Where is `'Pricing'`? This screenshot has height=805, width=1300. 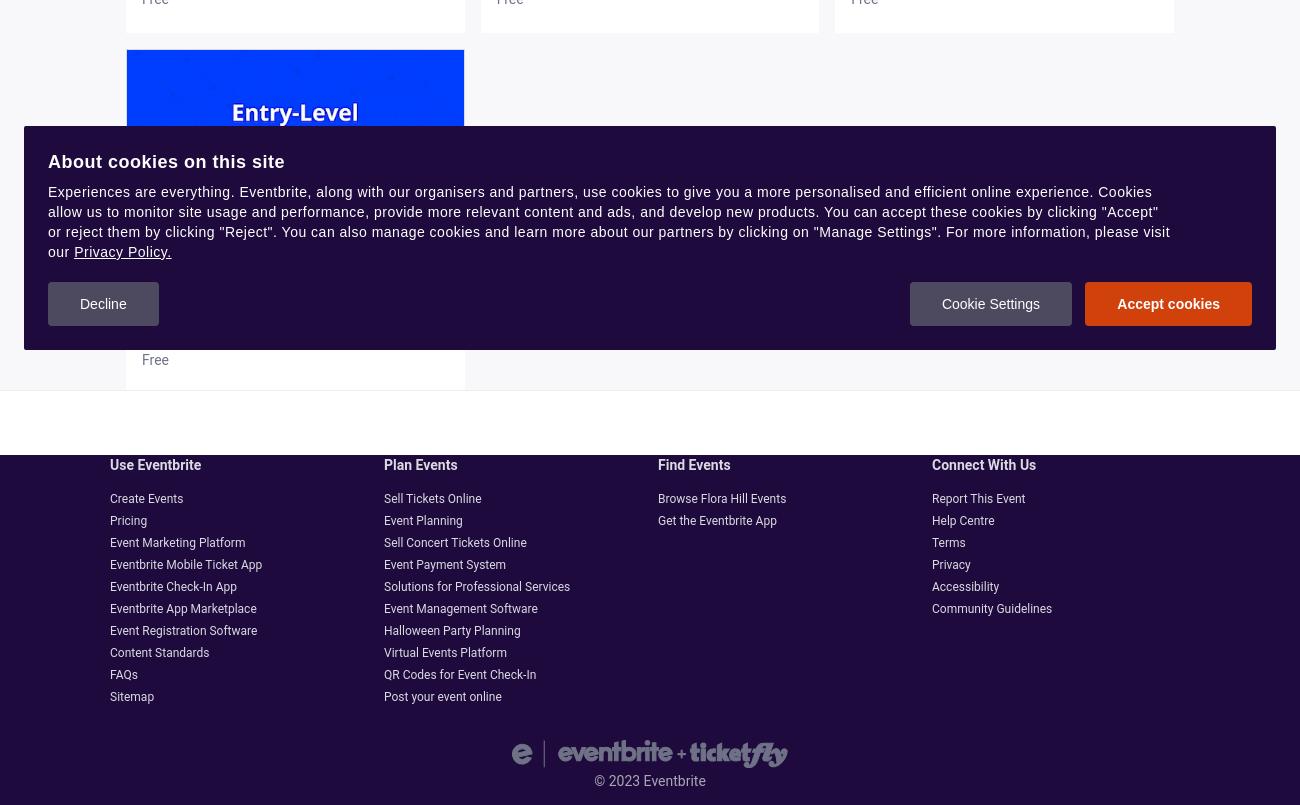 'Pricing' is located at coordinates (127, 519).